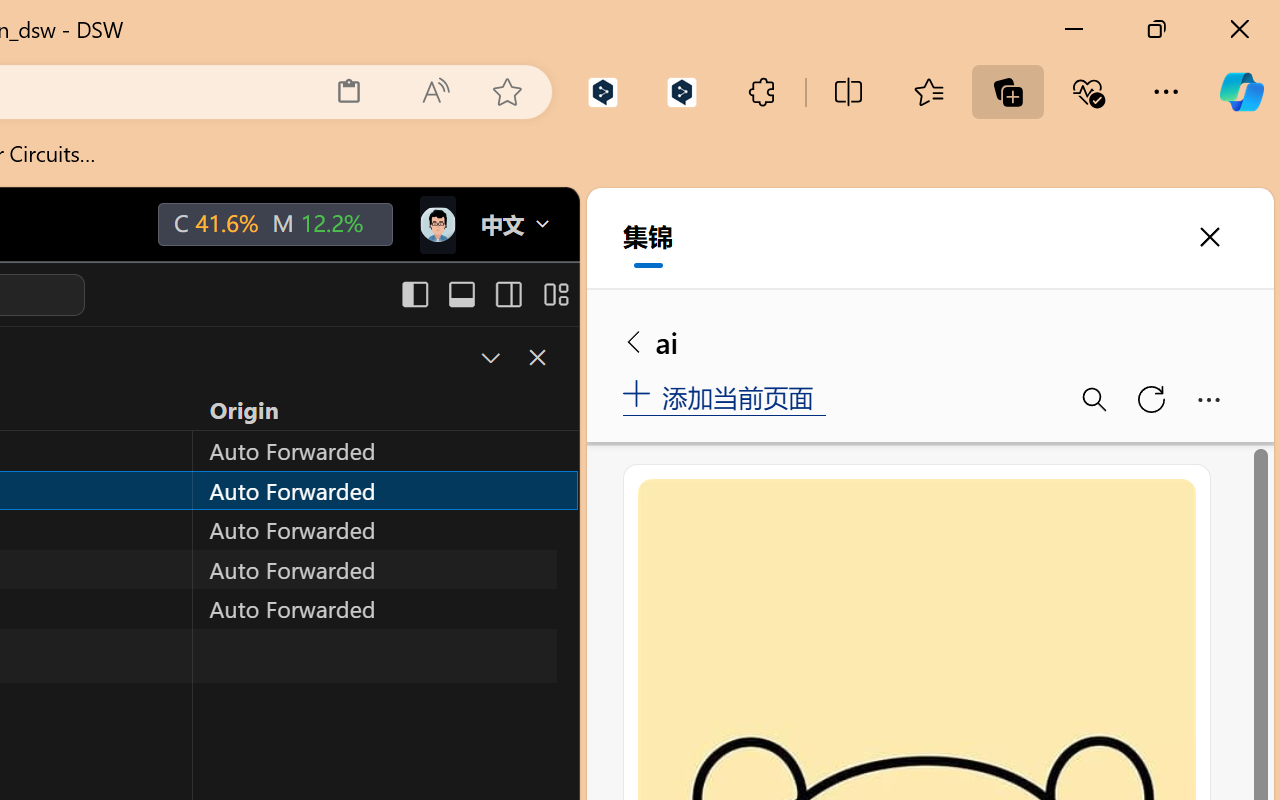 This screenshot has width=1280, height=800. Describe the element at coordinates (1240, 91) in the screenshot. I see `'Copilot (Ctrl+Shift+.)'` at that location.